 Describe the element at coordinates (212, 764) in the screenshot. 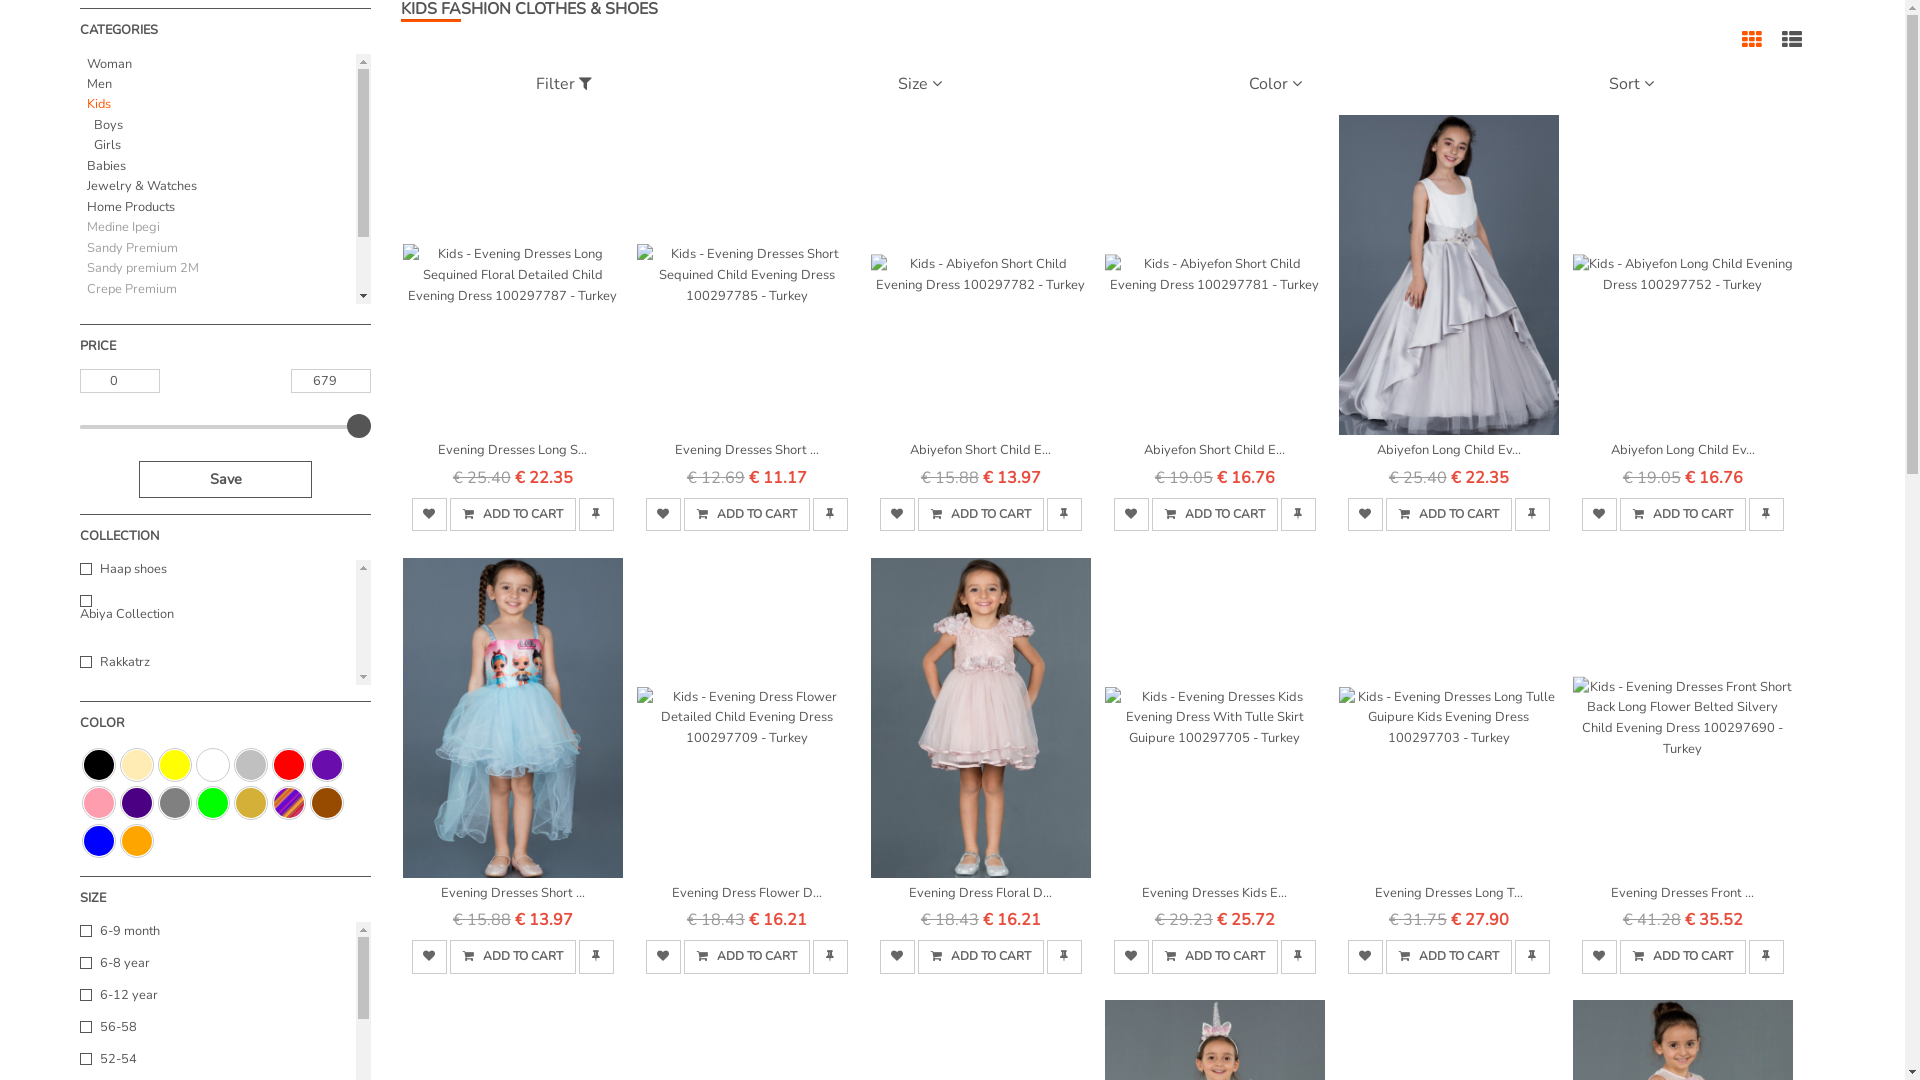

I see `'White'` at that location.